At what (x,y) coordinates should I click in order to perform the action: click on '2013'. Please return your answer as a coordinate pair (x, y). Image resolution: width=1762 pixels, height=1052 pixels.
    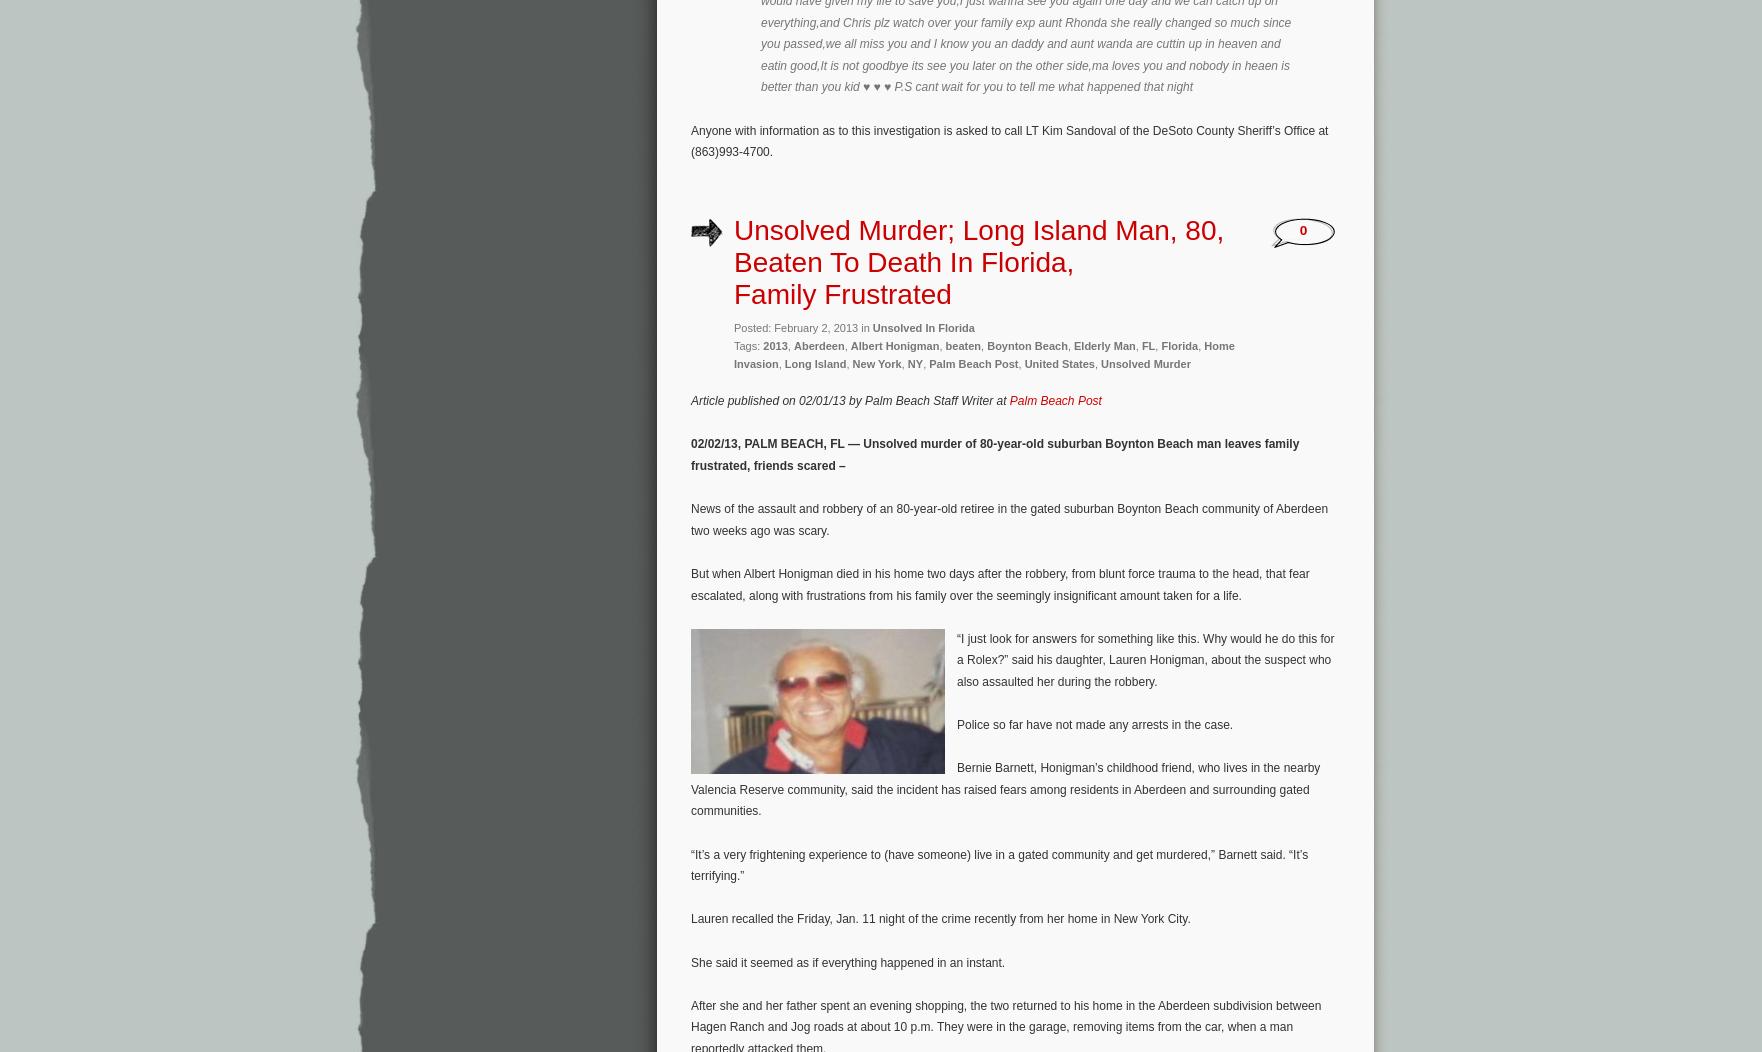
    Looking at the image, I should click on (773, 345).